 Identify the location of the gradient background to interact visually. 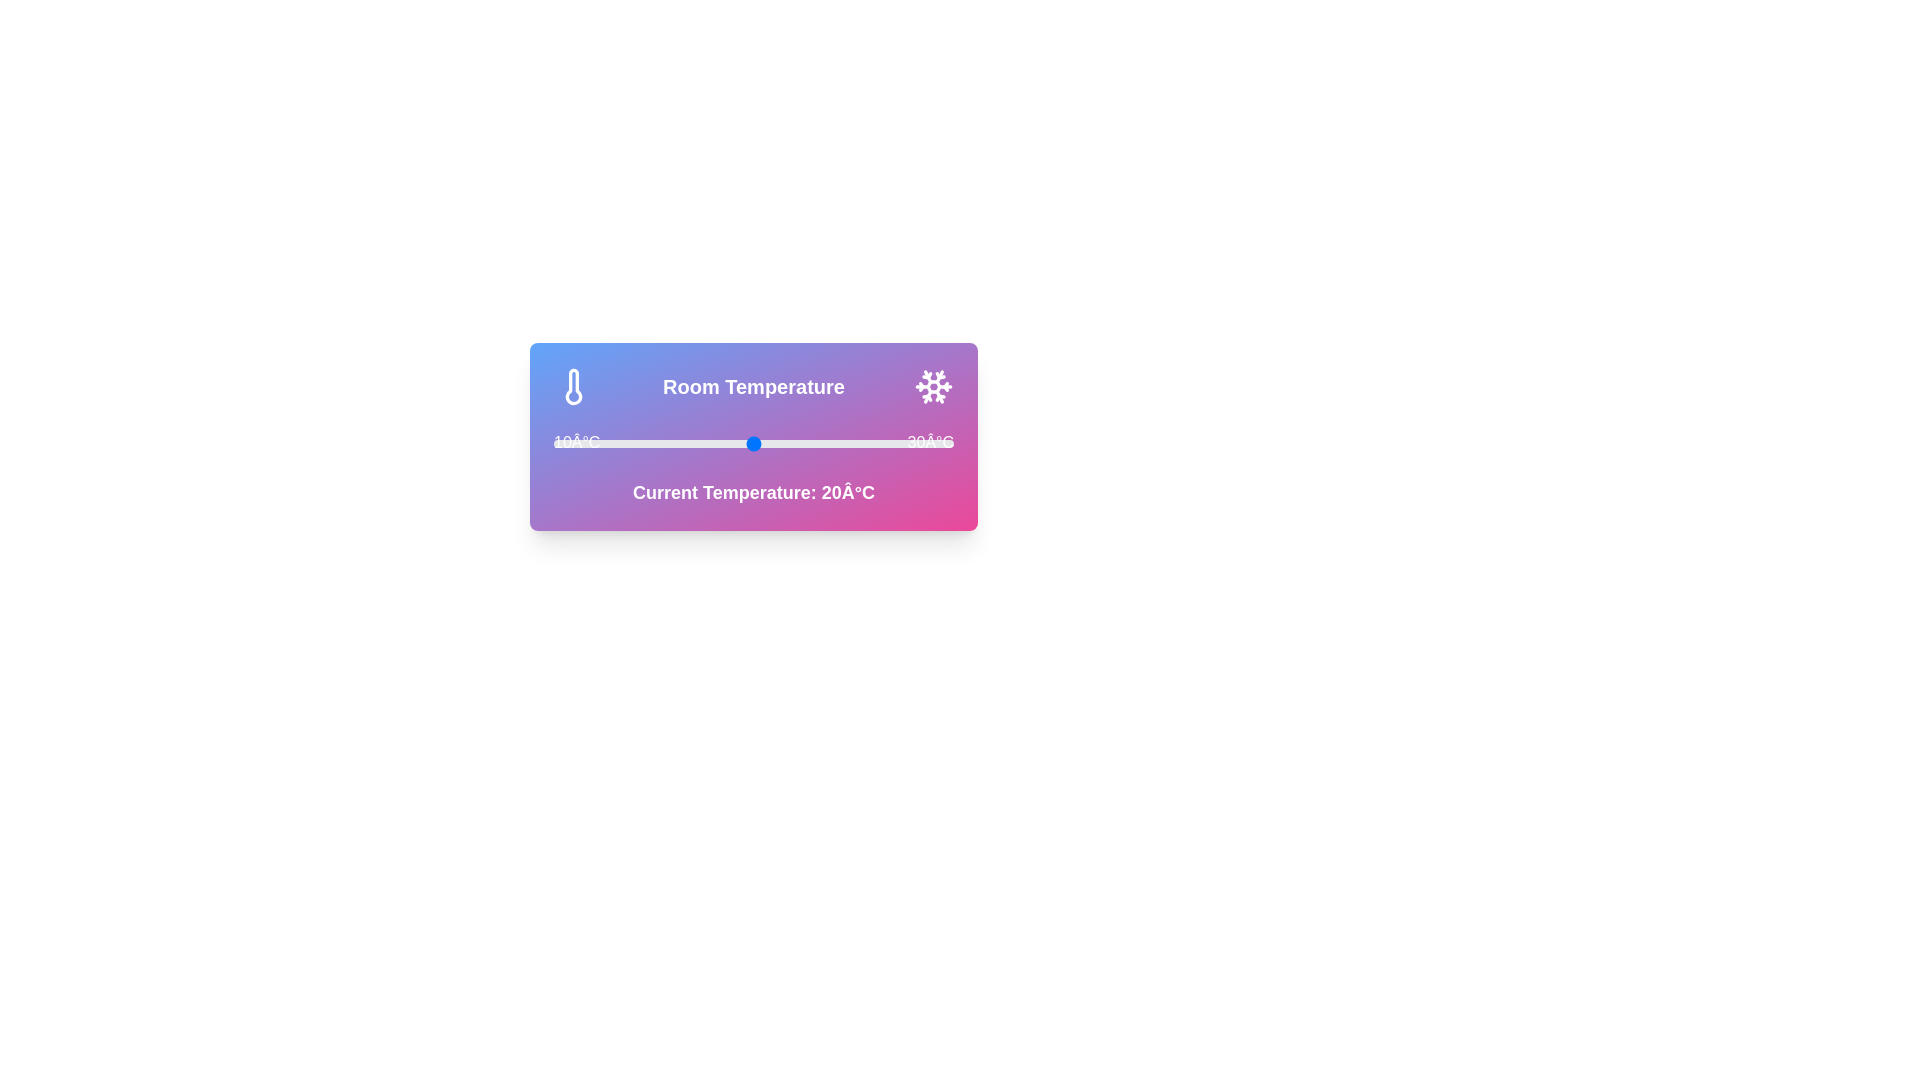
(752, 435).